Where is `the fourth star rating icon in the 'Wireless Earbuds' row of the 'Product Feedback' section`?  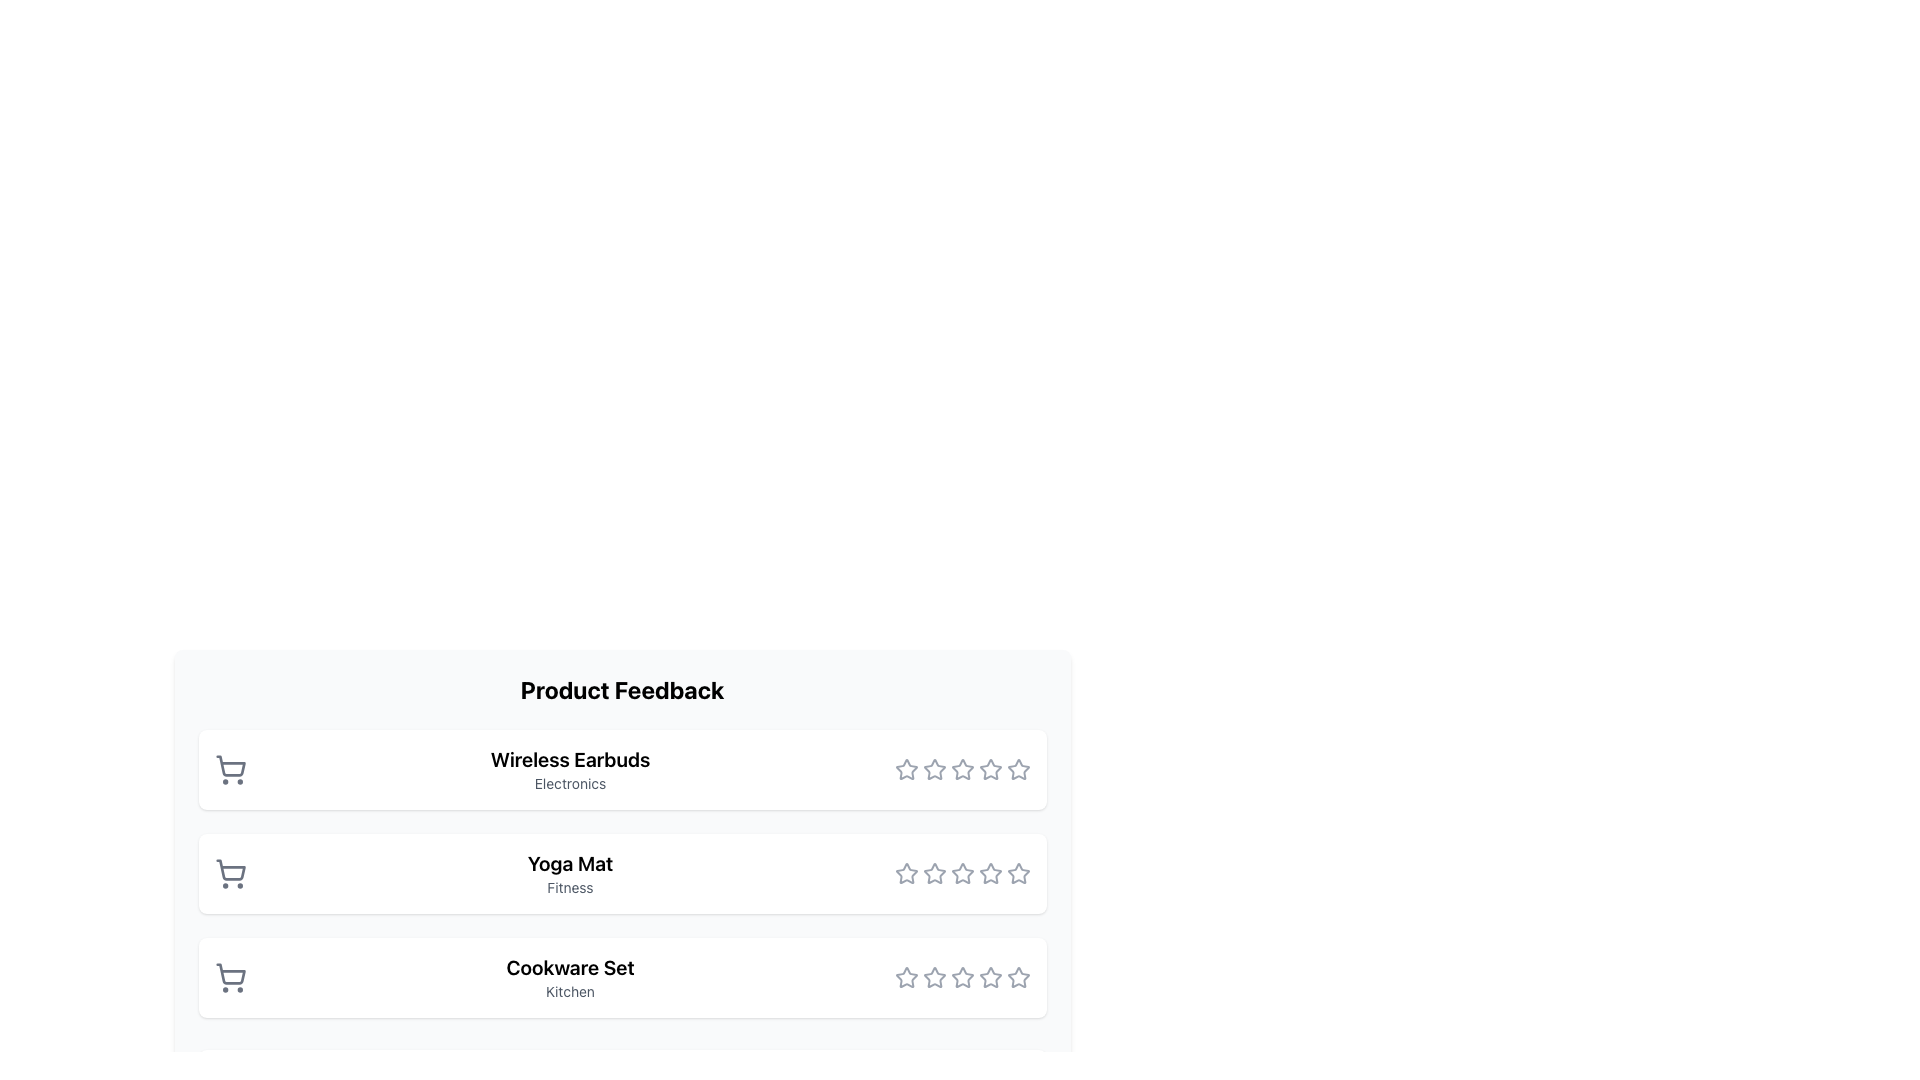 the fourth star rating icon in the 'Wireless Earbuds' row of the 'Product Feedback' section is located at coordinates (962, 768).